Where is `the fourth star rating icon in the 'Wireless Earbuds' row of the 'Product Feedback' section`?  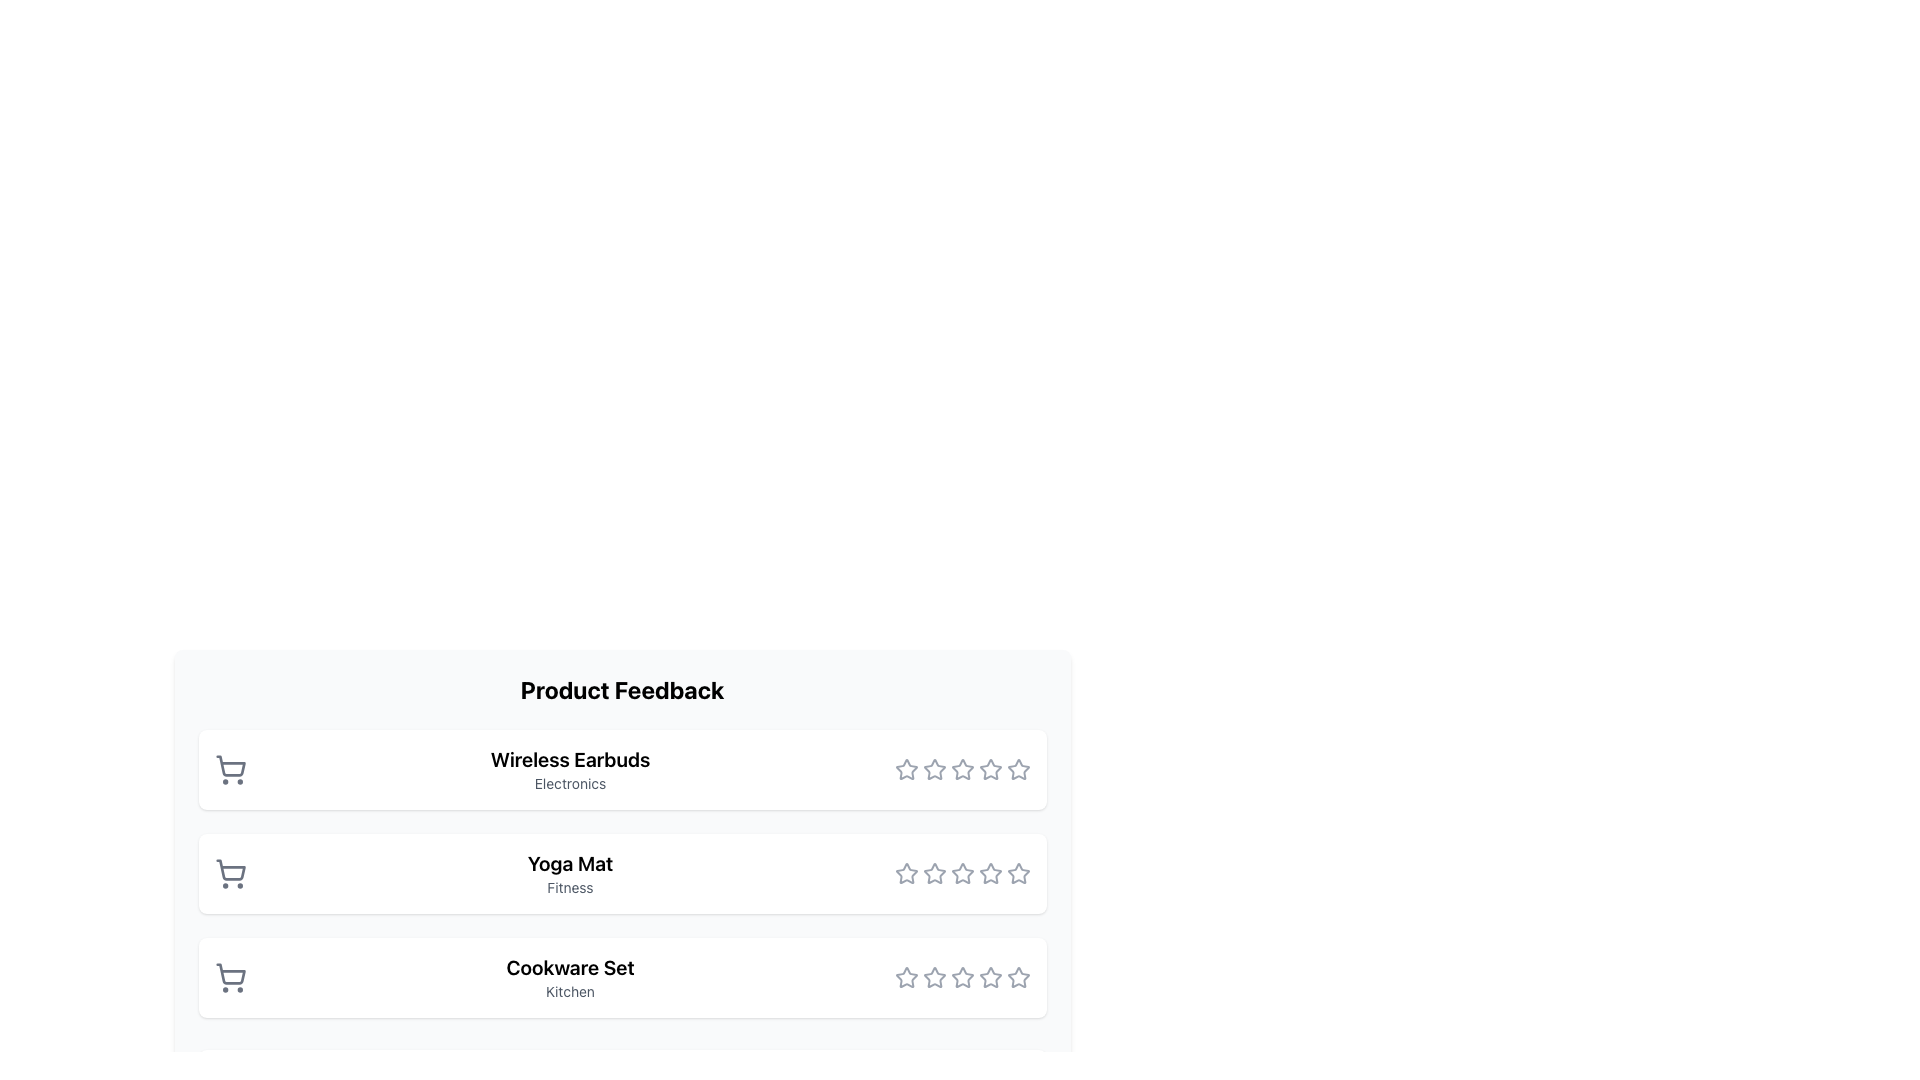 the fourth star rating icon in the 'Wireless Earbuds' row of the 'Product Feedback' section is located at coordinates (962, 768).